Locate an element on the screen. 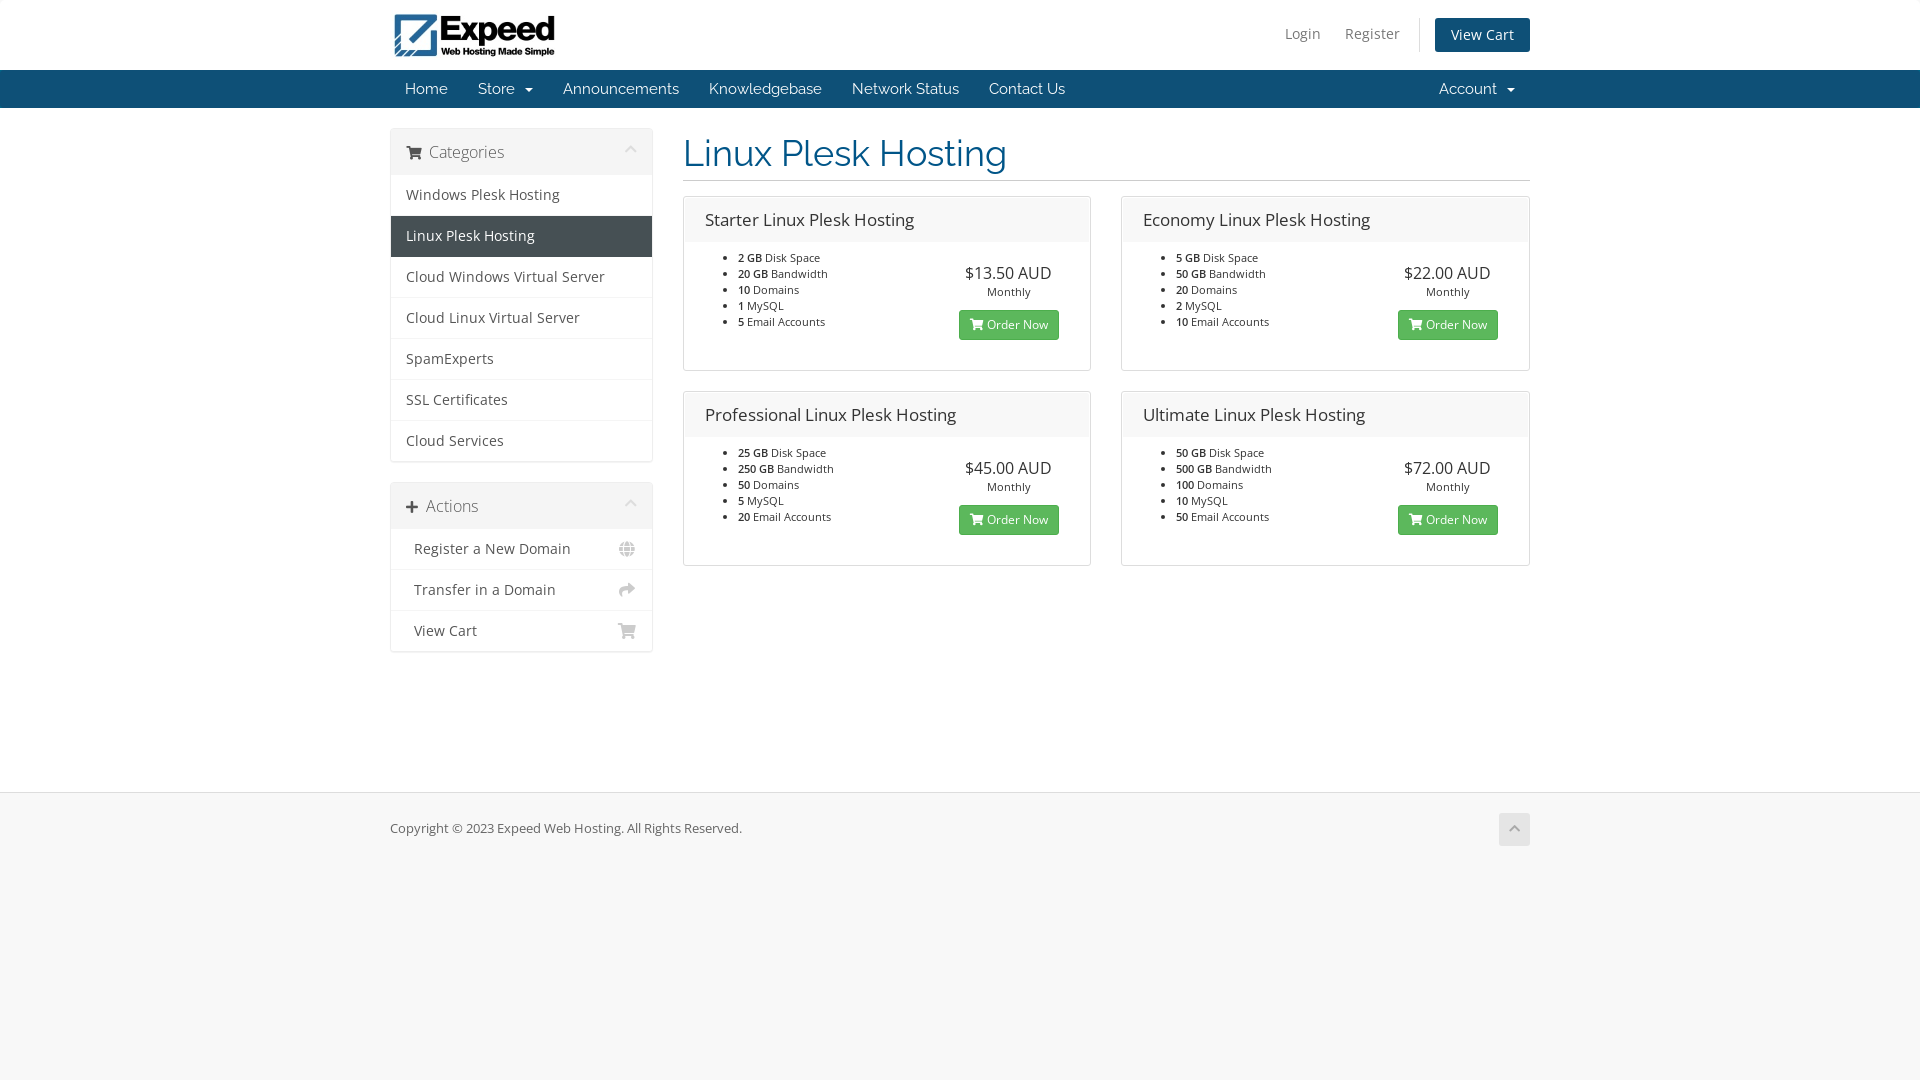 The height and width of the screenshot is (1080, 1920). 'SpamExperts' is located at coordinates (521, 358).